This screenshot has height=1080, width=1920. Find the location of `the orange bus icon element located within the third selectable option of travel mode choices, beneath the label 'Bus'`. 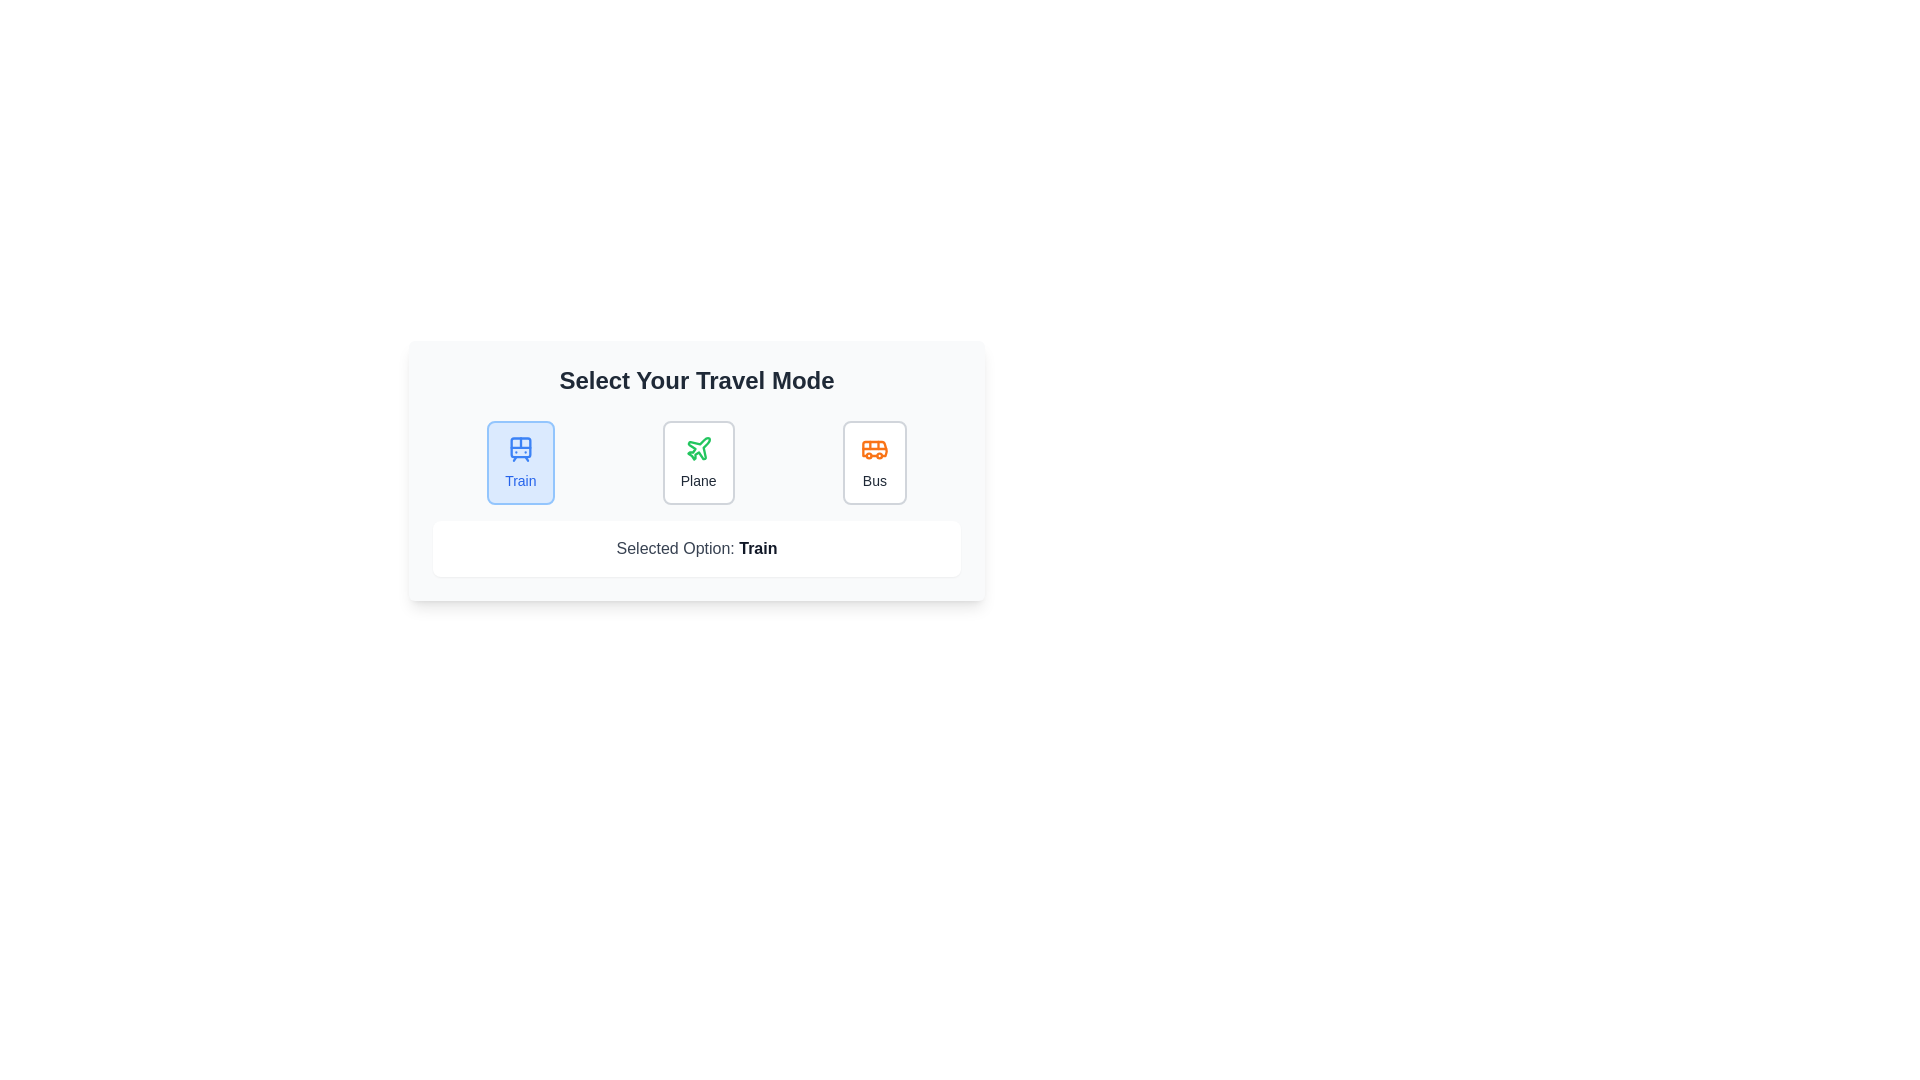

the orange bus icon element located within the third selectable option of travel mode choices, beneath the label 'Bus' is located at coordinates (874, 447).